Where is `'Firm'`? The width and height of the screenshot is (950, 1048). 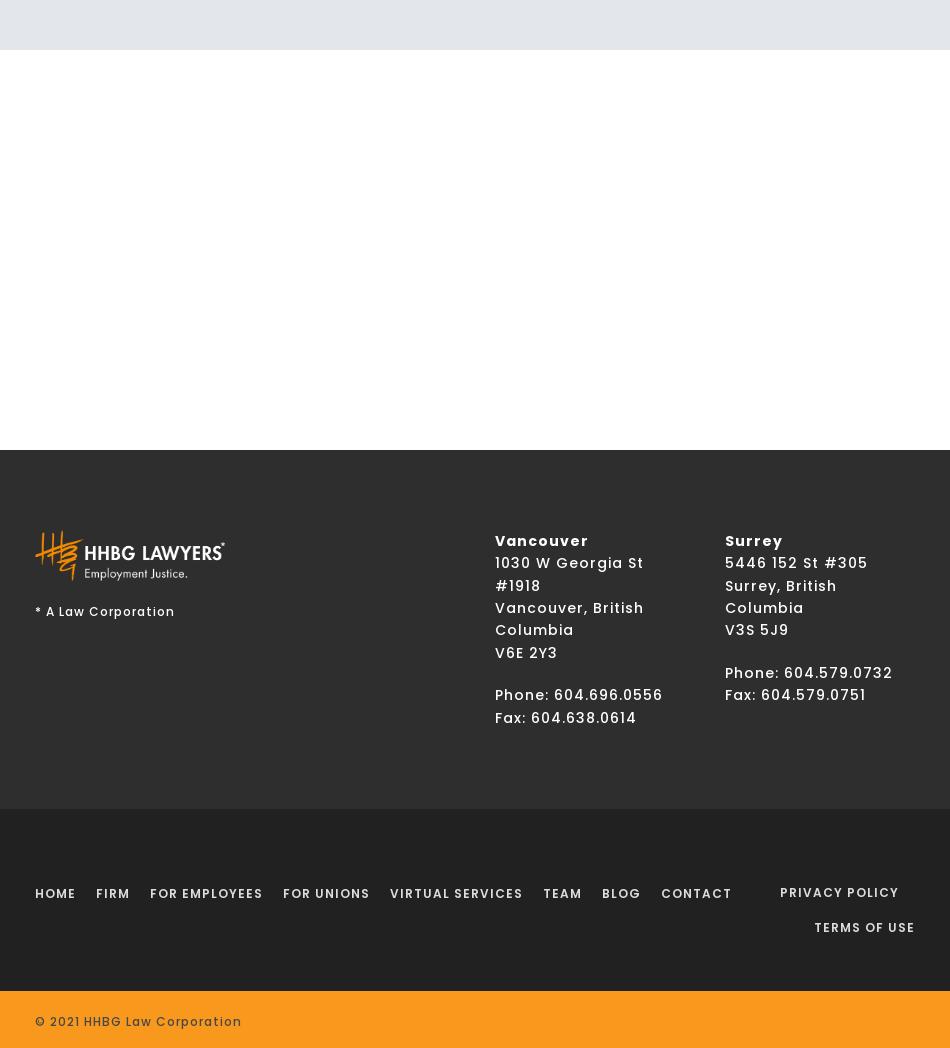 'Firm' is located at coordinates (112, 892).